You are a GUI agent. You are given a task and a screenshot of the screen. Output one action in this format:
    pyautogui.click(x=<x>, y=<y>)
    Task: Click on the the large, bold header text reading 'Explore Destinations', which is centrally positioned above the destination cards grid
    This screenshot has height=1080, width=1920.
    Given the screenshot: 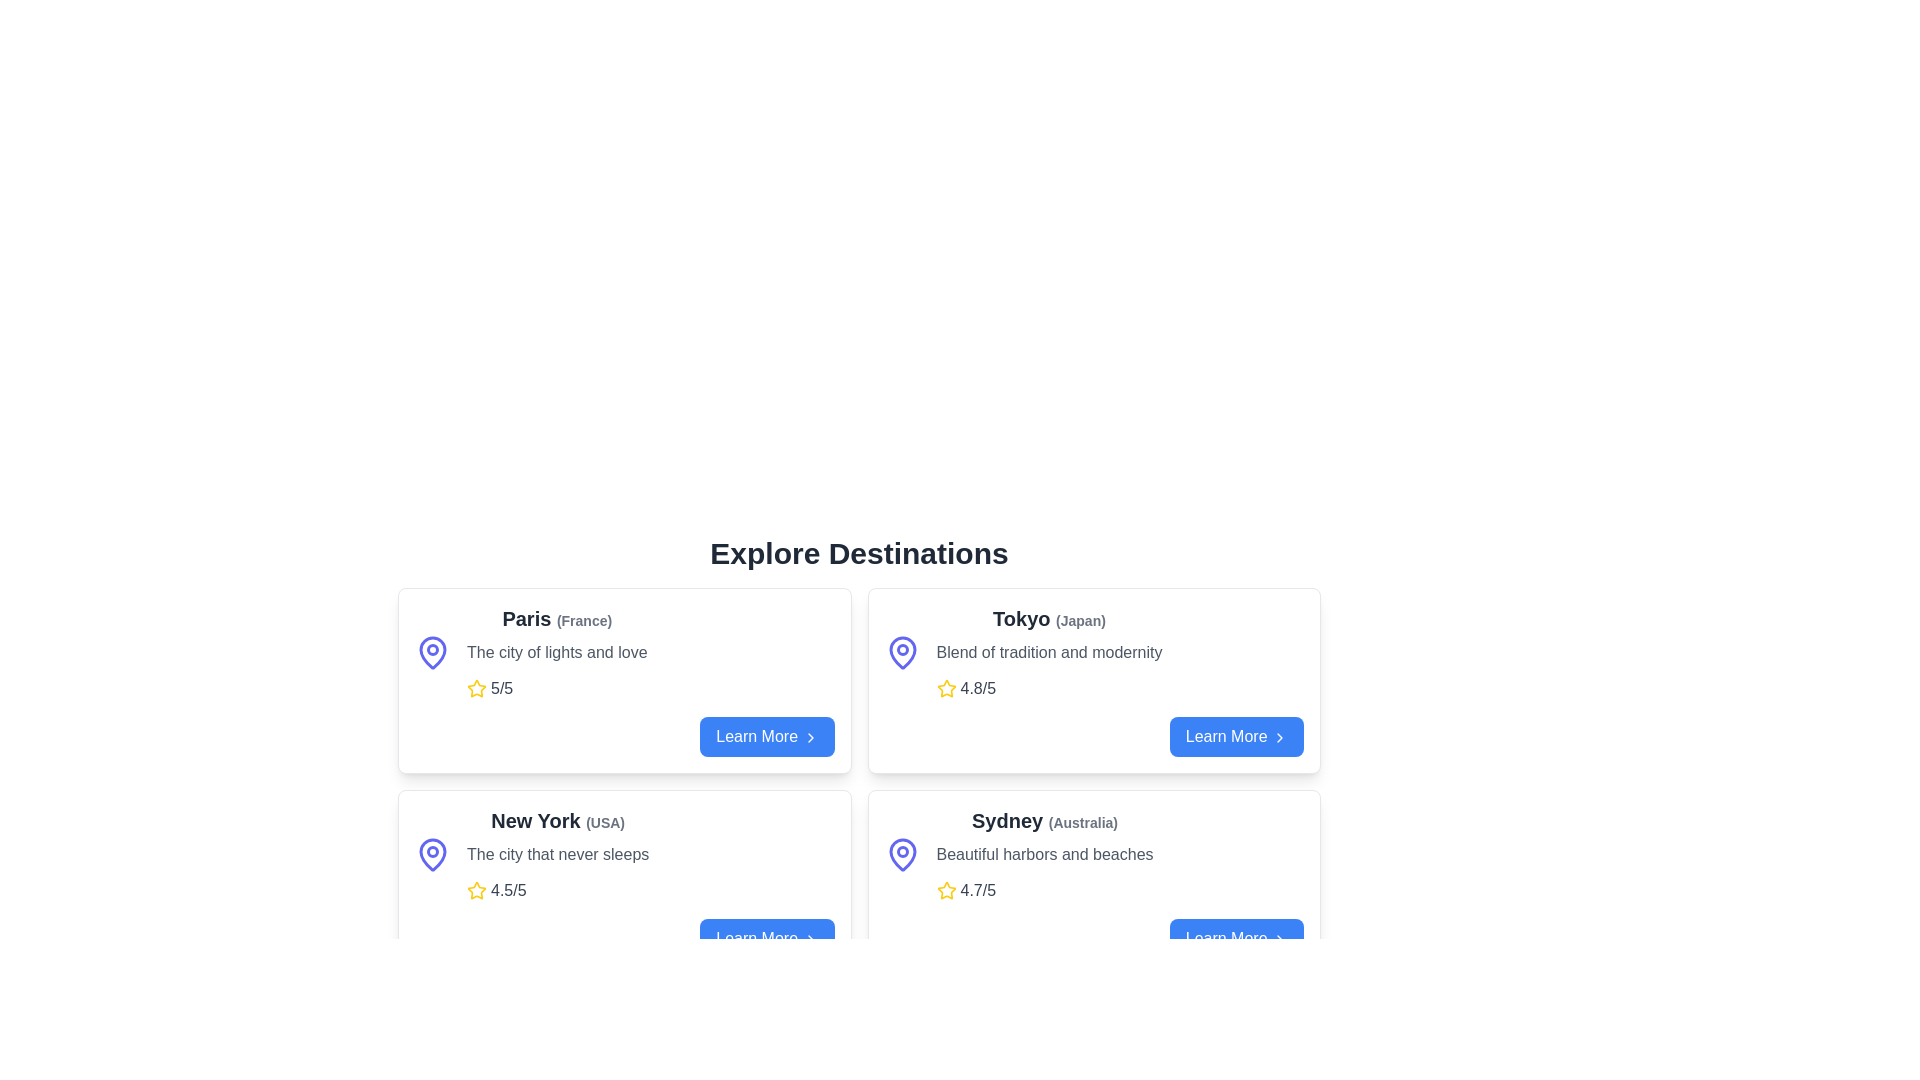 What is the action you would take?
    pyautogui.click(x=859, y=554)
    